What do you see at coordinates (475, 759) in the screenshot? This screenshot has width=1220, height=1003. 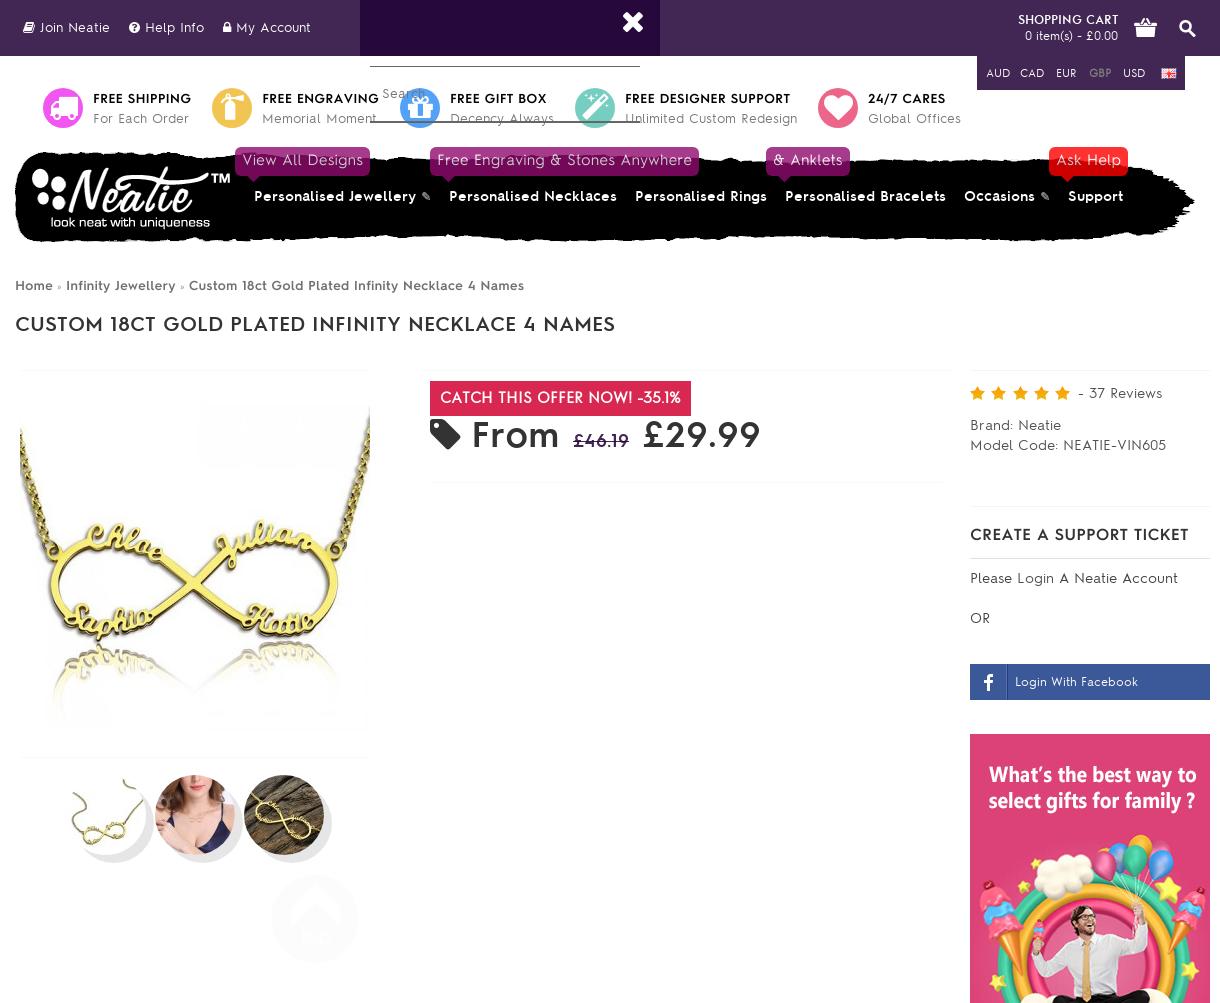 I see `'Chain Length:'` at bounding box center [475, 759].